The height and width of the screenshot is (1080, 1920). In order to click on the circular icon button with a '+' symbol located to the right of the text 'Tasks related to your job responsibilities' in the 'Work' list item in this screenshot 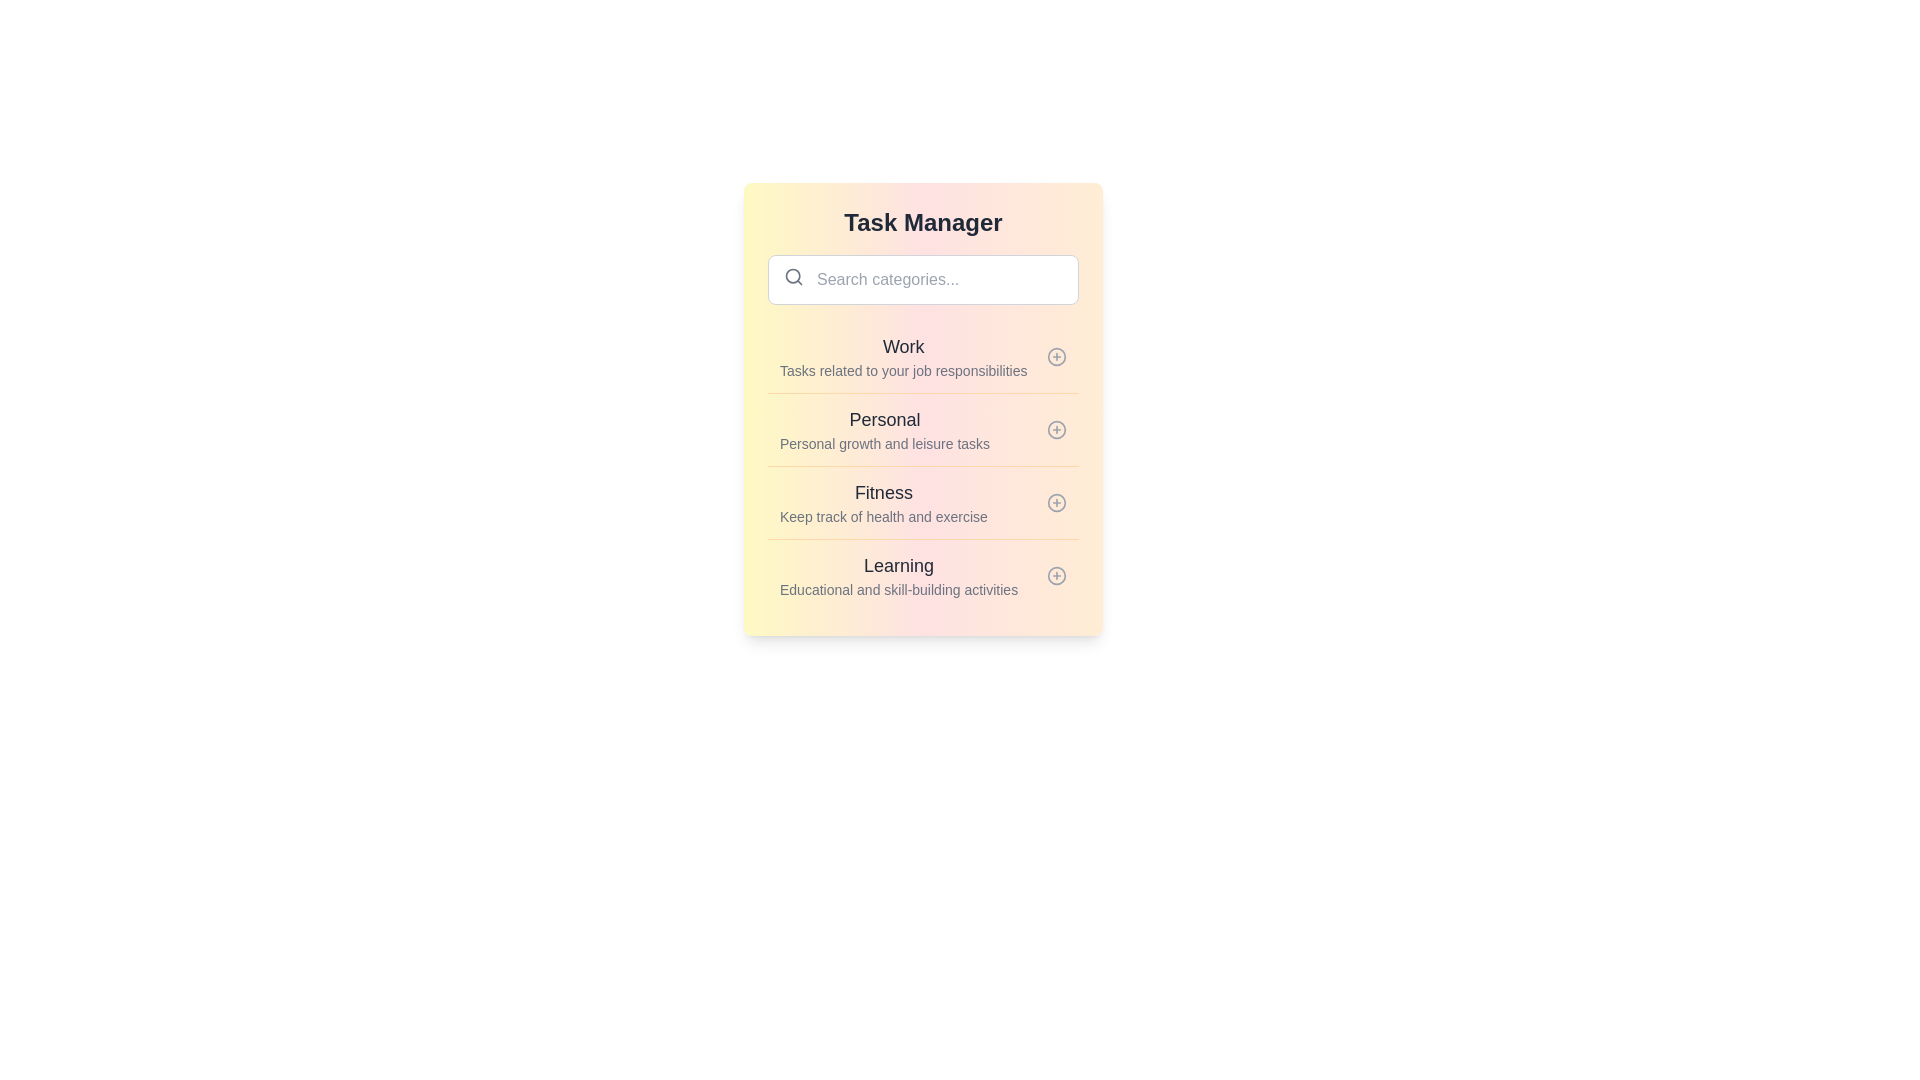, I will do `click(1055, 356)`.